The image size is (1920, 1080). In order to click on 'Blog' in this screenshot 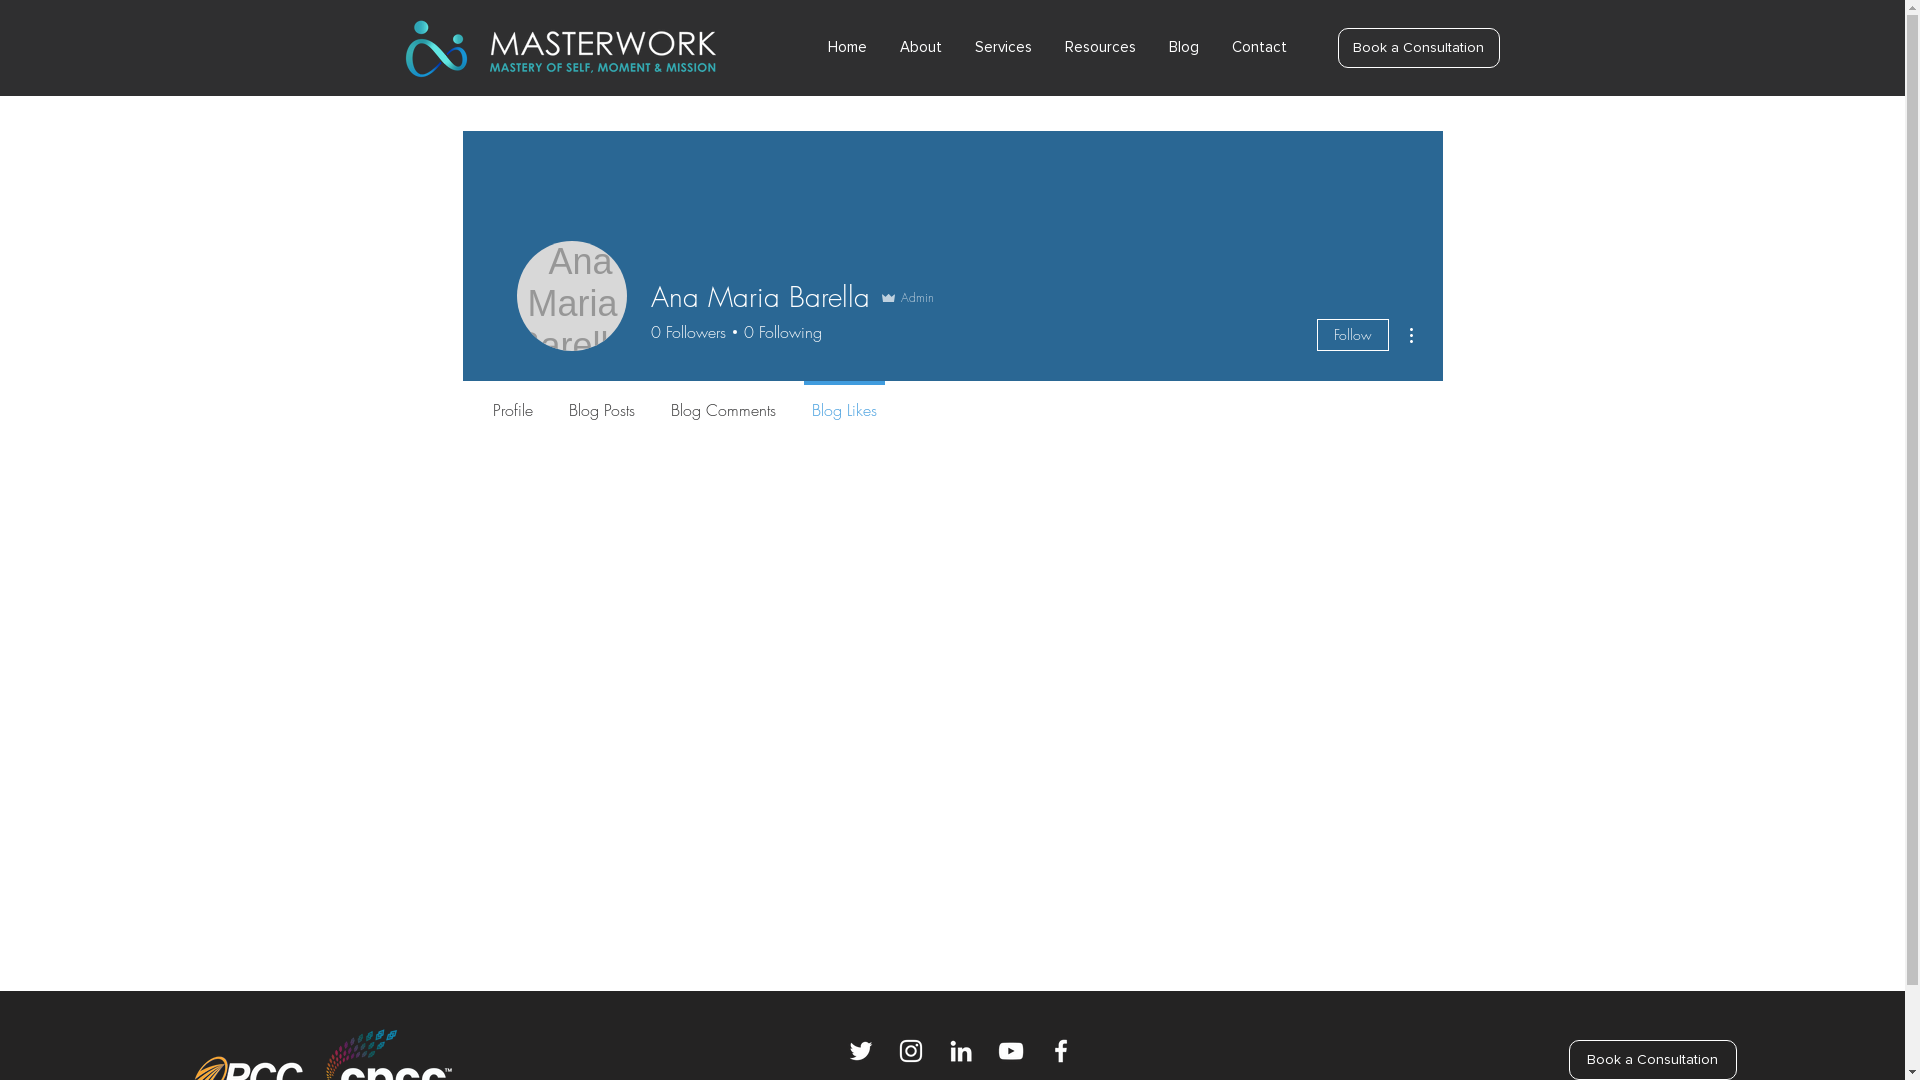, I will do `click(1189, 45)`.